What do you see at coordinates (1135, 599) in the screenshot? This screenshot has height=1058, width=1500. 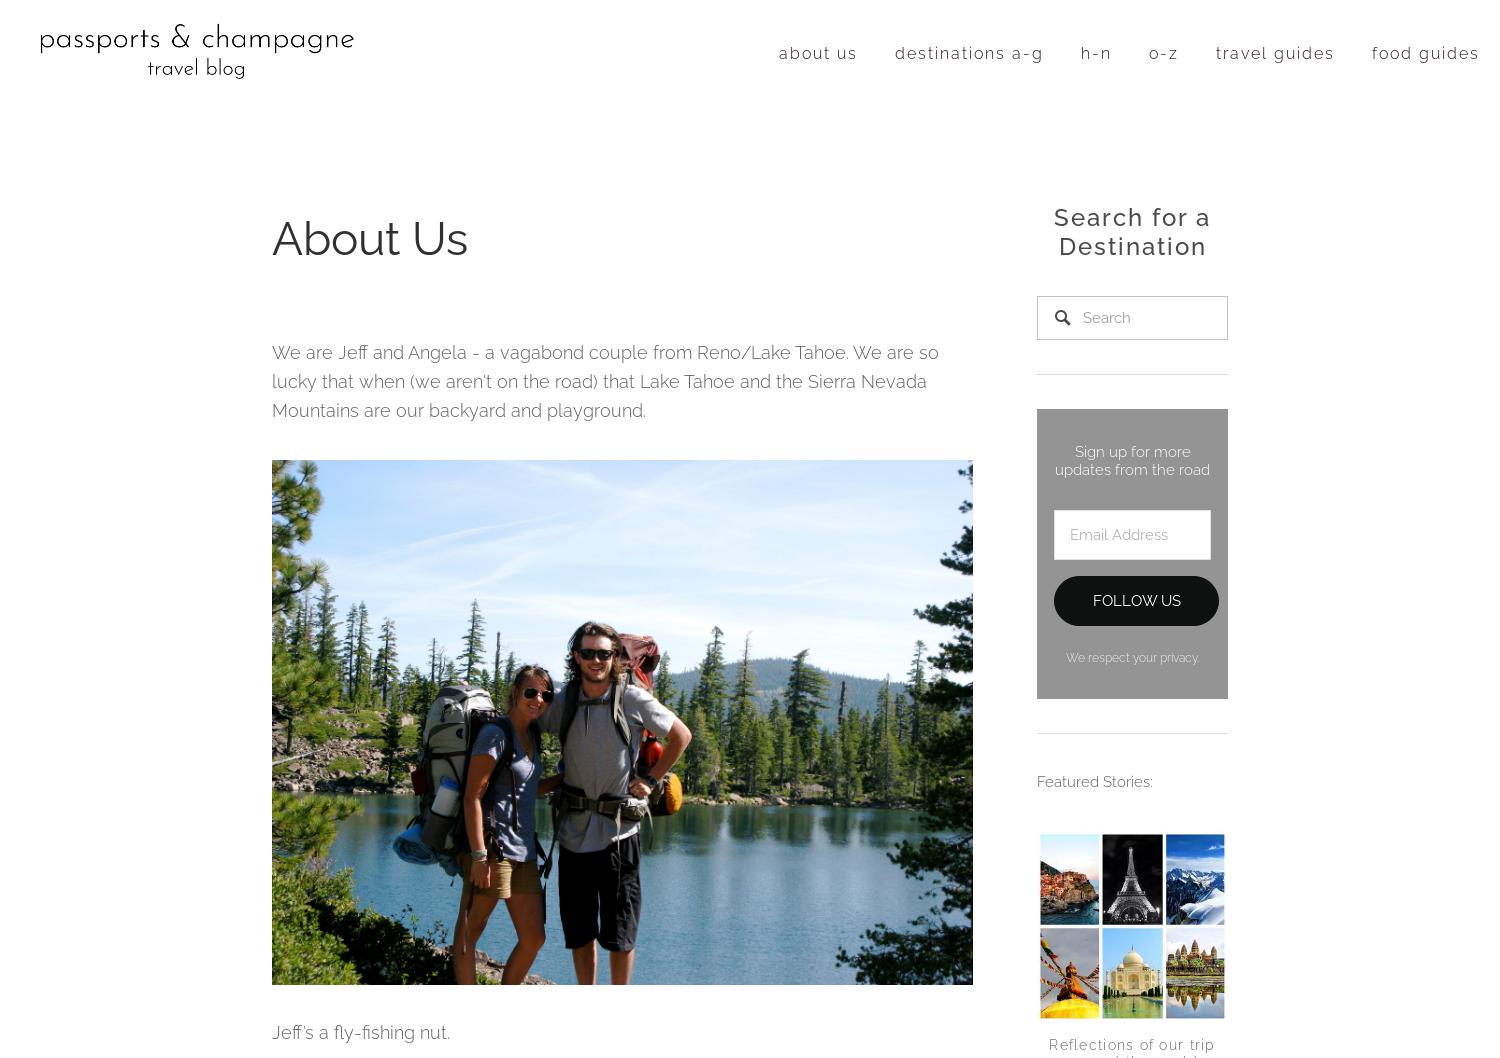 I see `'Follow Us'` at bounding box center [1135, 599].